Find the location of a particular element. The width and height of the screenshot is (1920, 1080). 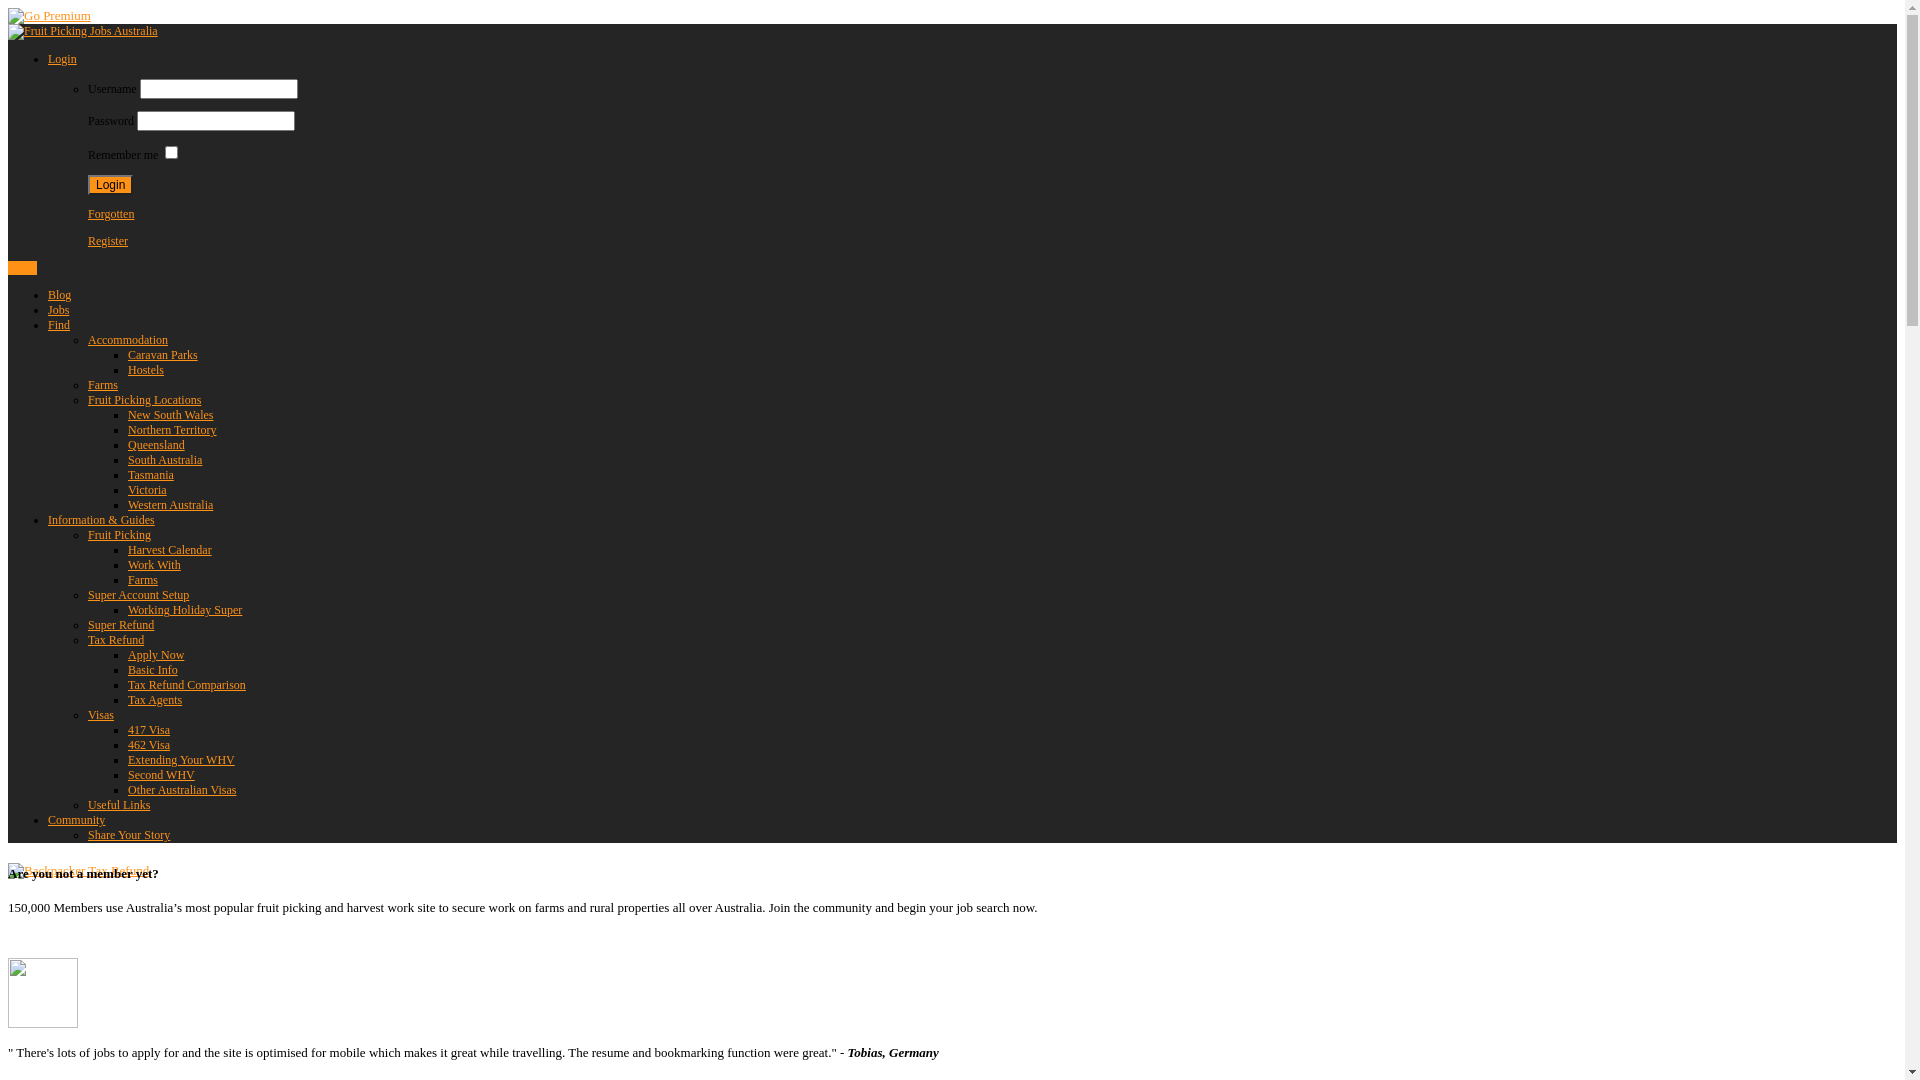

'Tax Refund' is located at coordinates (86, 640).